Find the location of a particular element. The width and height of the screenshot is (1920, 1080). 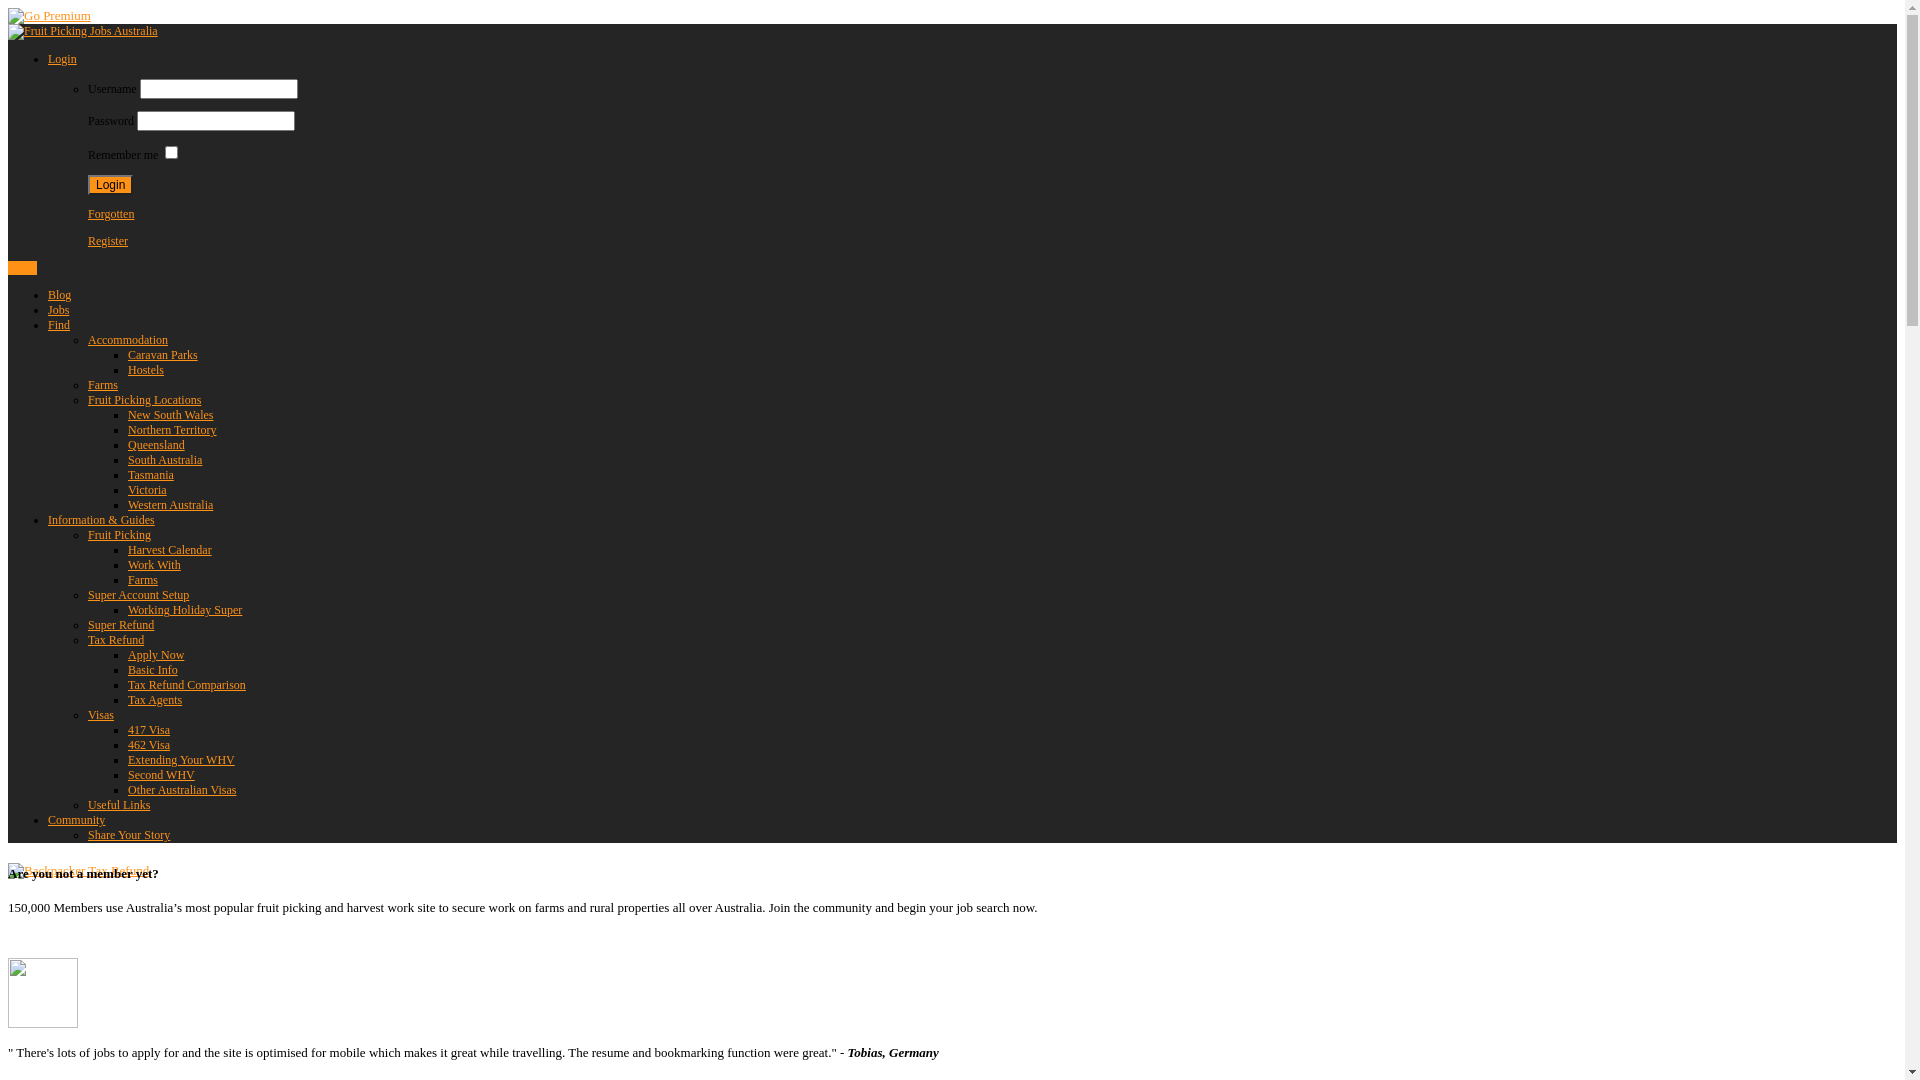

'Tax Refund' is located at coordinates (86, 640).